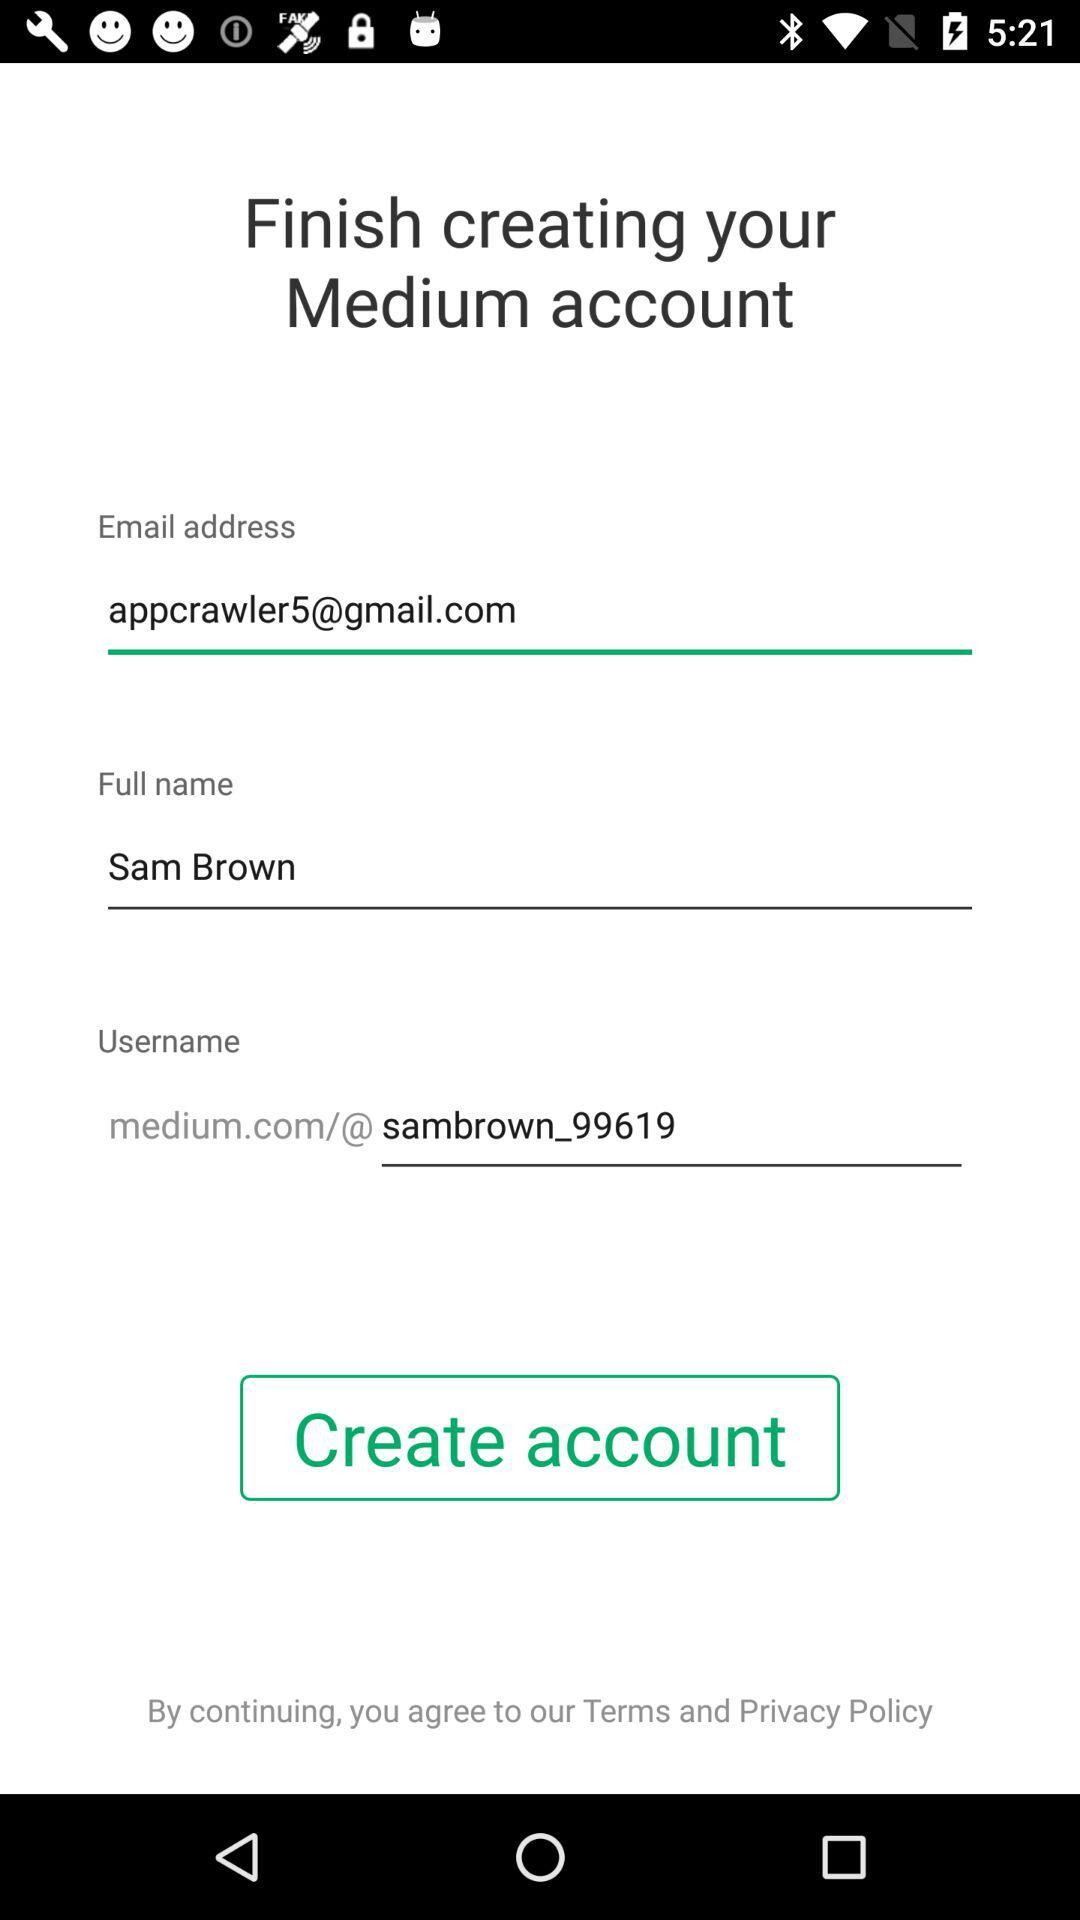 The image size is (1080, 1920). What do you see at coordinates (540, 867) in the screenshot?
I see `item below the full name icon` at bounding box center [540, 867].